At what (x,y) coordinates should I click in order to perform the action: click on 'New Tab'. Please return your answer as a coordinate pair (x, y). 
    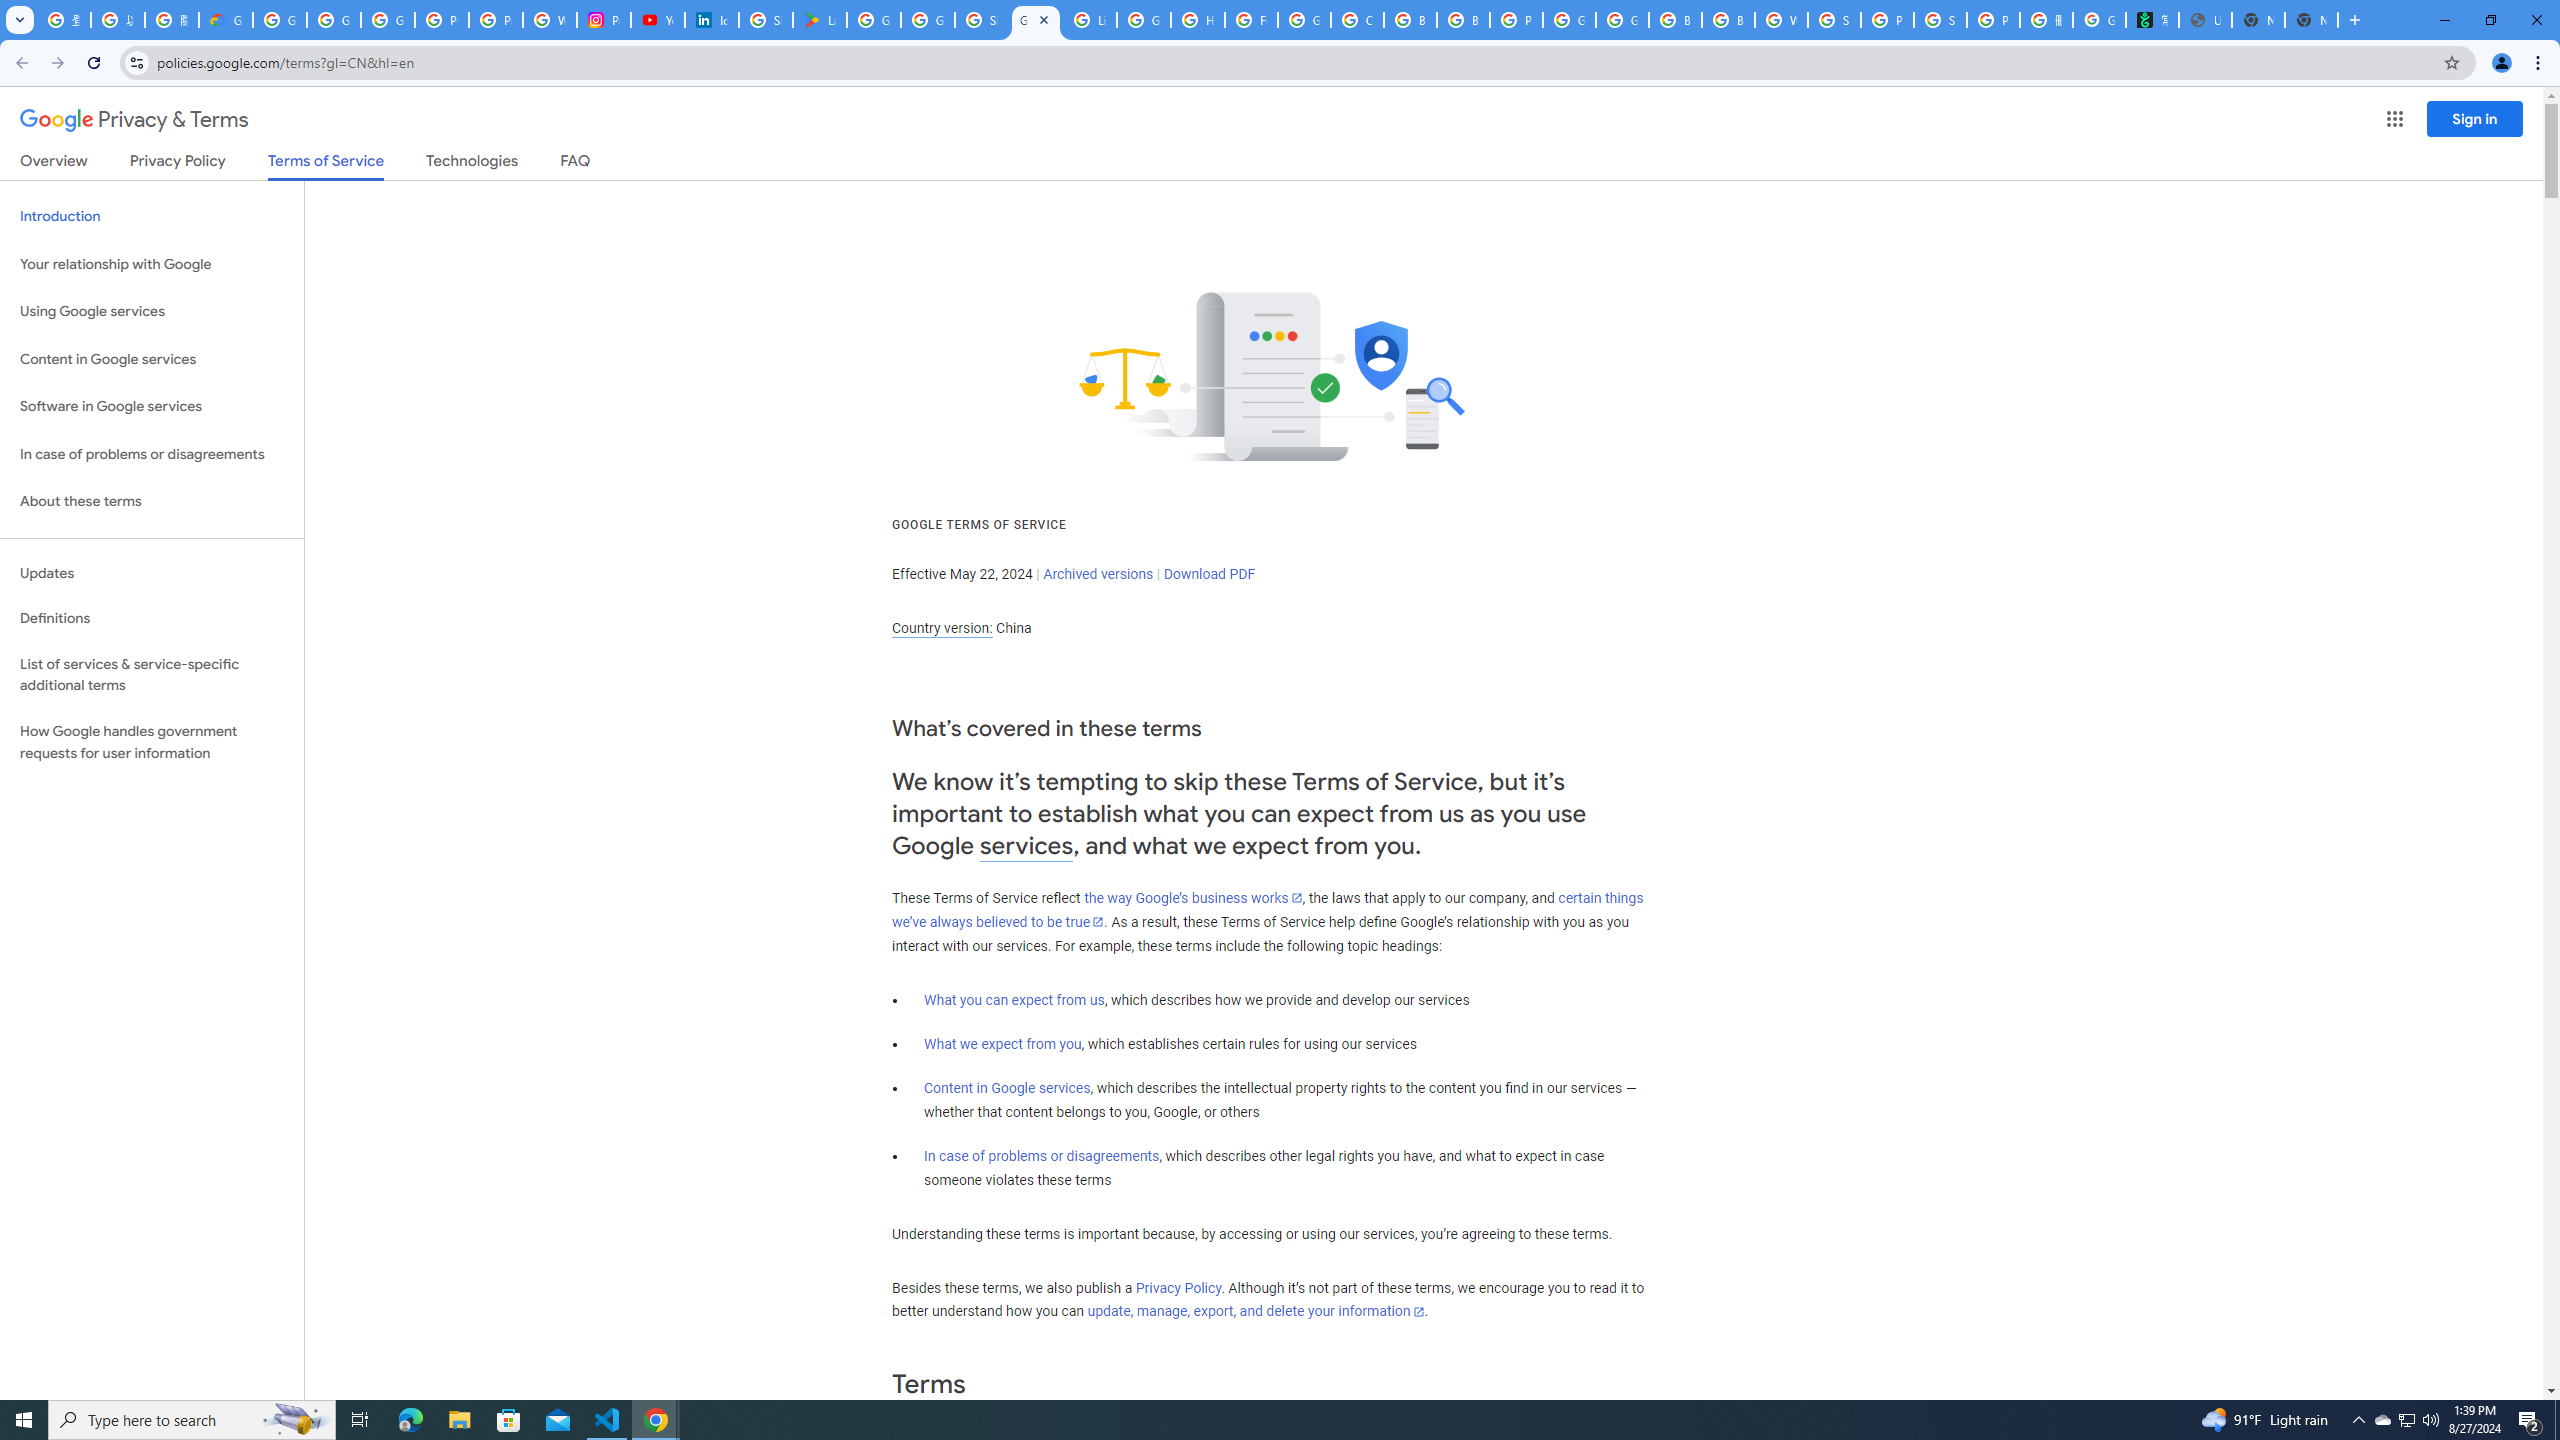
    Looking at the image, I should click on (2311, 19).